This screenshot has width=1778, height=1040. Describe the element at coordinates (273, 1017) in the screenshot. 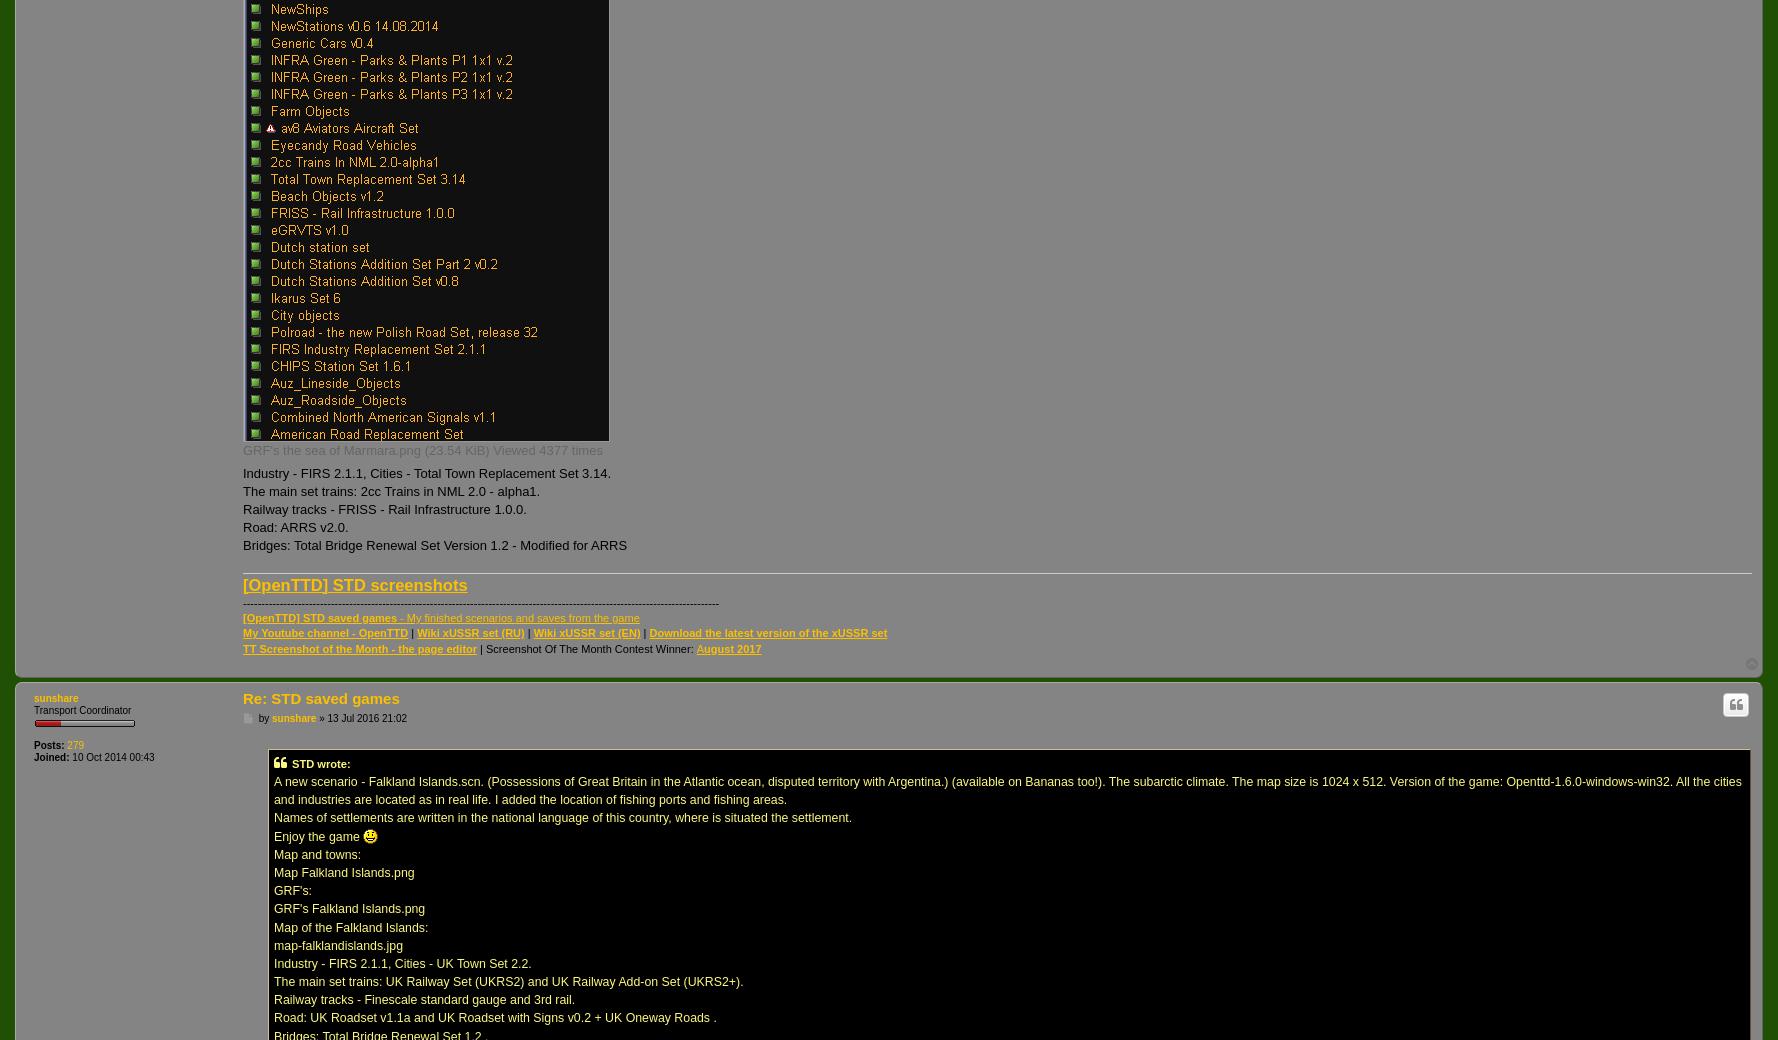

I see `'Road: UK Roadset v1.1a and UK Roadset with Signs v0.2 + UK Oneway Roads .'` at that location.